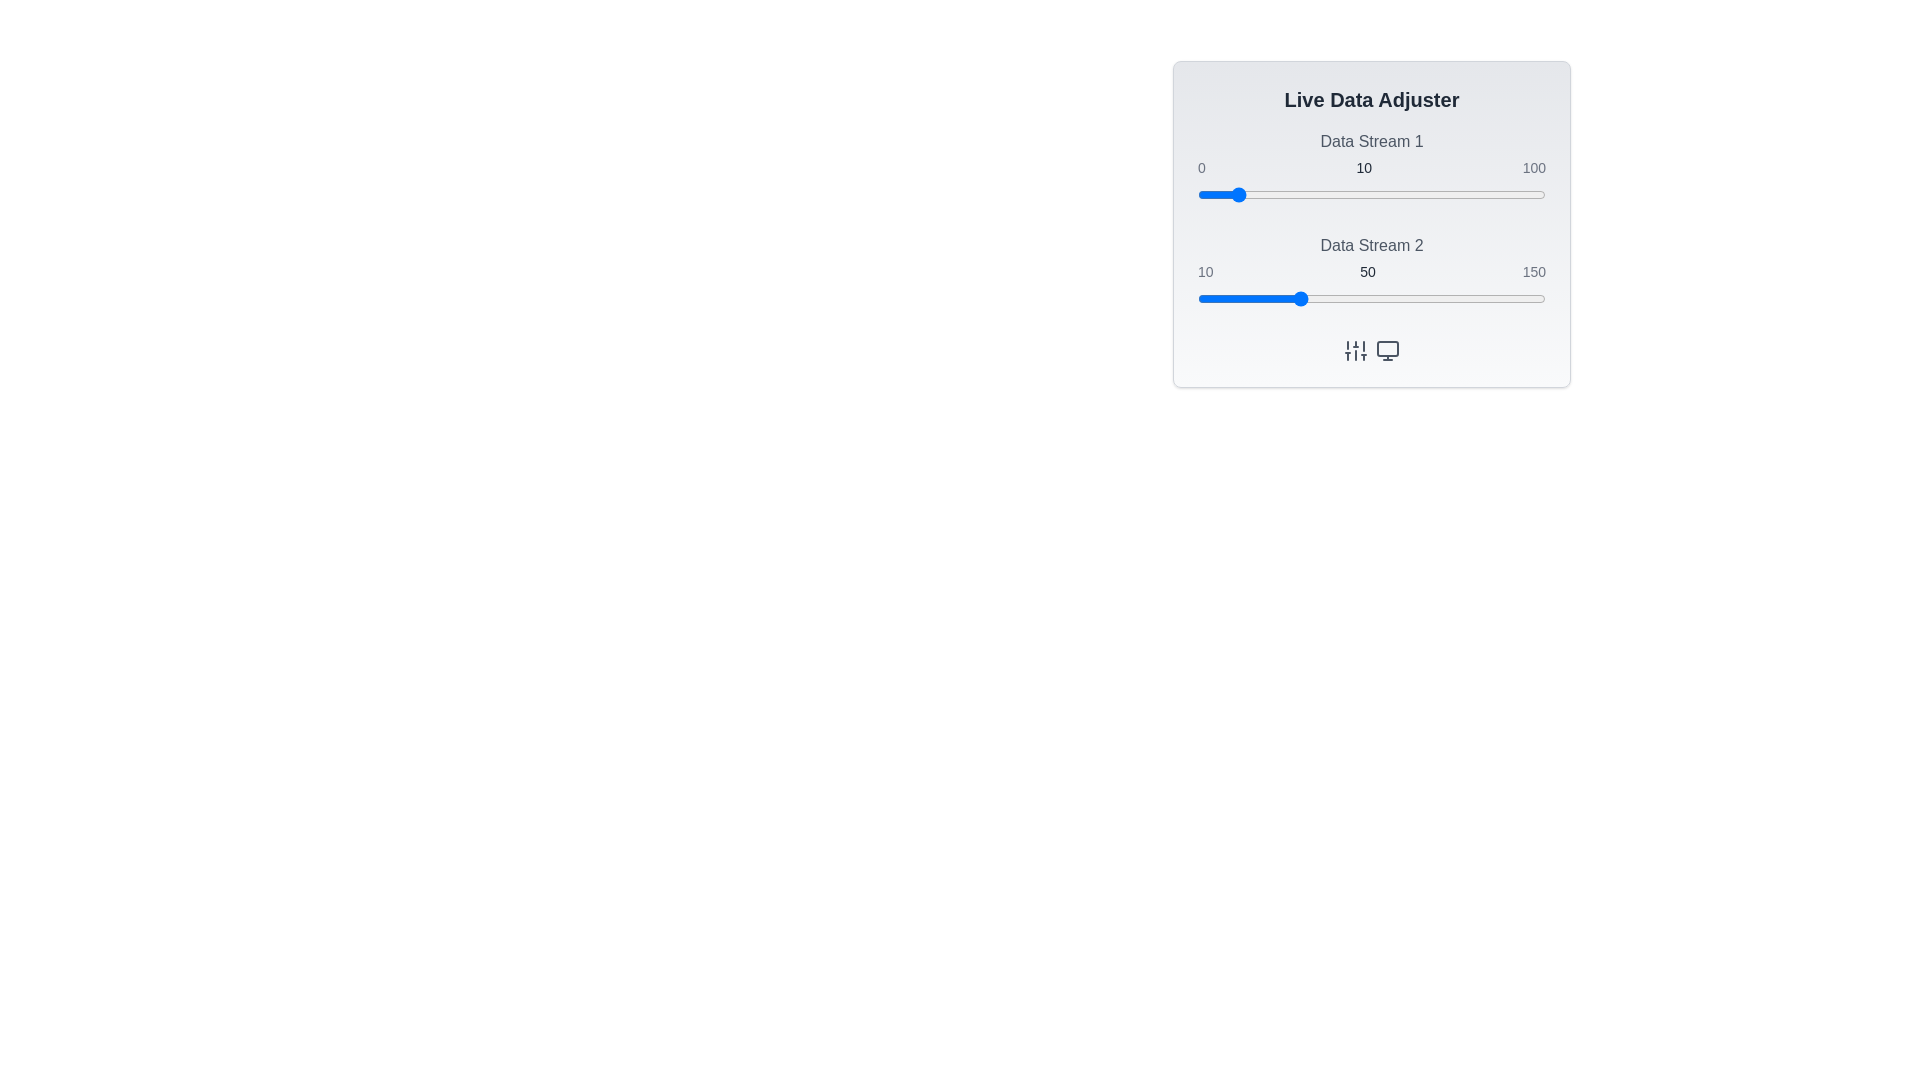 The image size is (1920, 1080). What do you see at coordinates (1276, 195) in the screenshot?
I see `the Data Stream 1 value` at bounding box center [1276, 195].